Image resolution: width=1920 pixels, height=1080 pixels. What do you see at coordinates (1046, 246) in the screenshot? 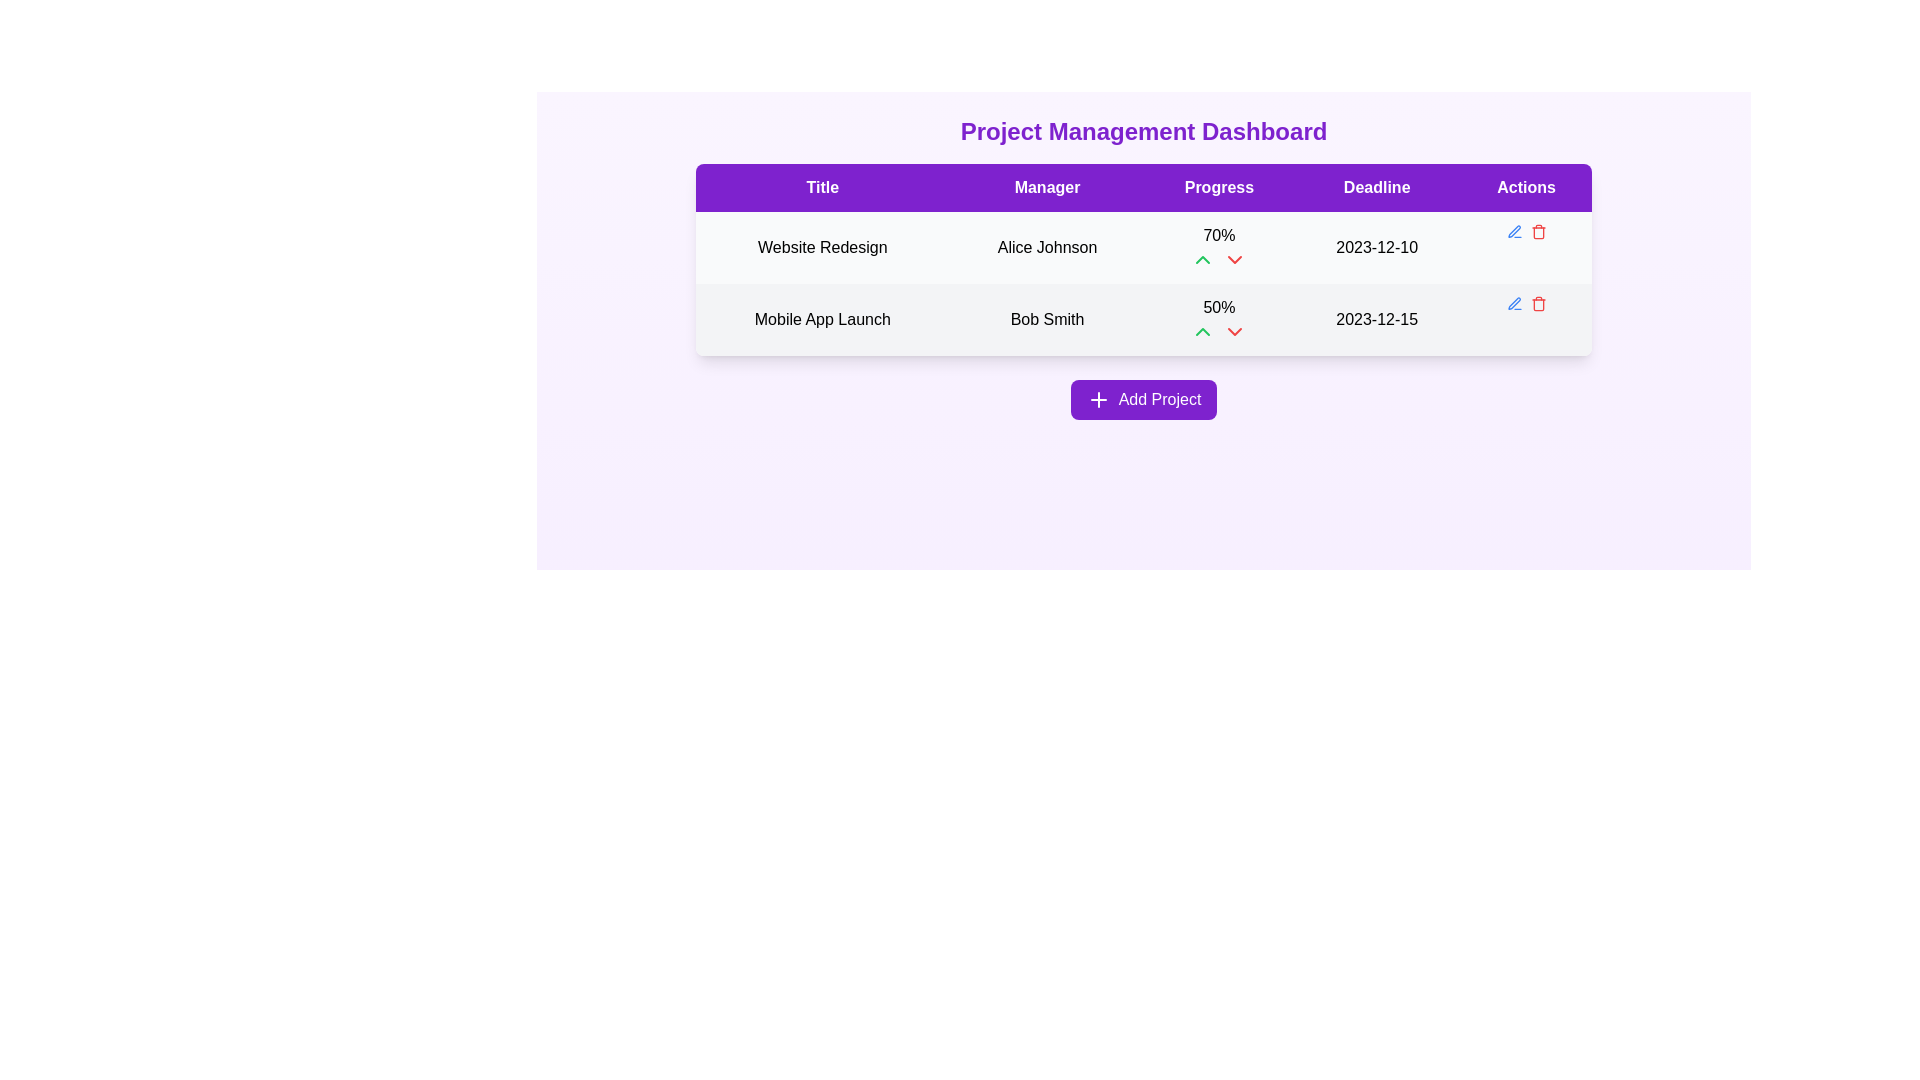
I see `the text label displaying 'Alice Johnson', which is located in the second column of the first row of the table, between the 'Title' and 'Progress' columns` at bounding box center [1046, 246].